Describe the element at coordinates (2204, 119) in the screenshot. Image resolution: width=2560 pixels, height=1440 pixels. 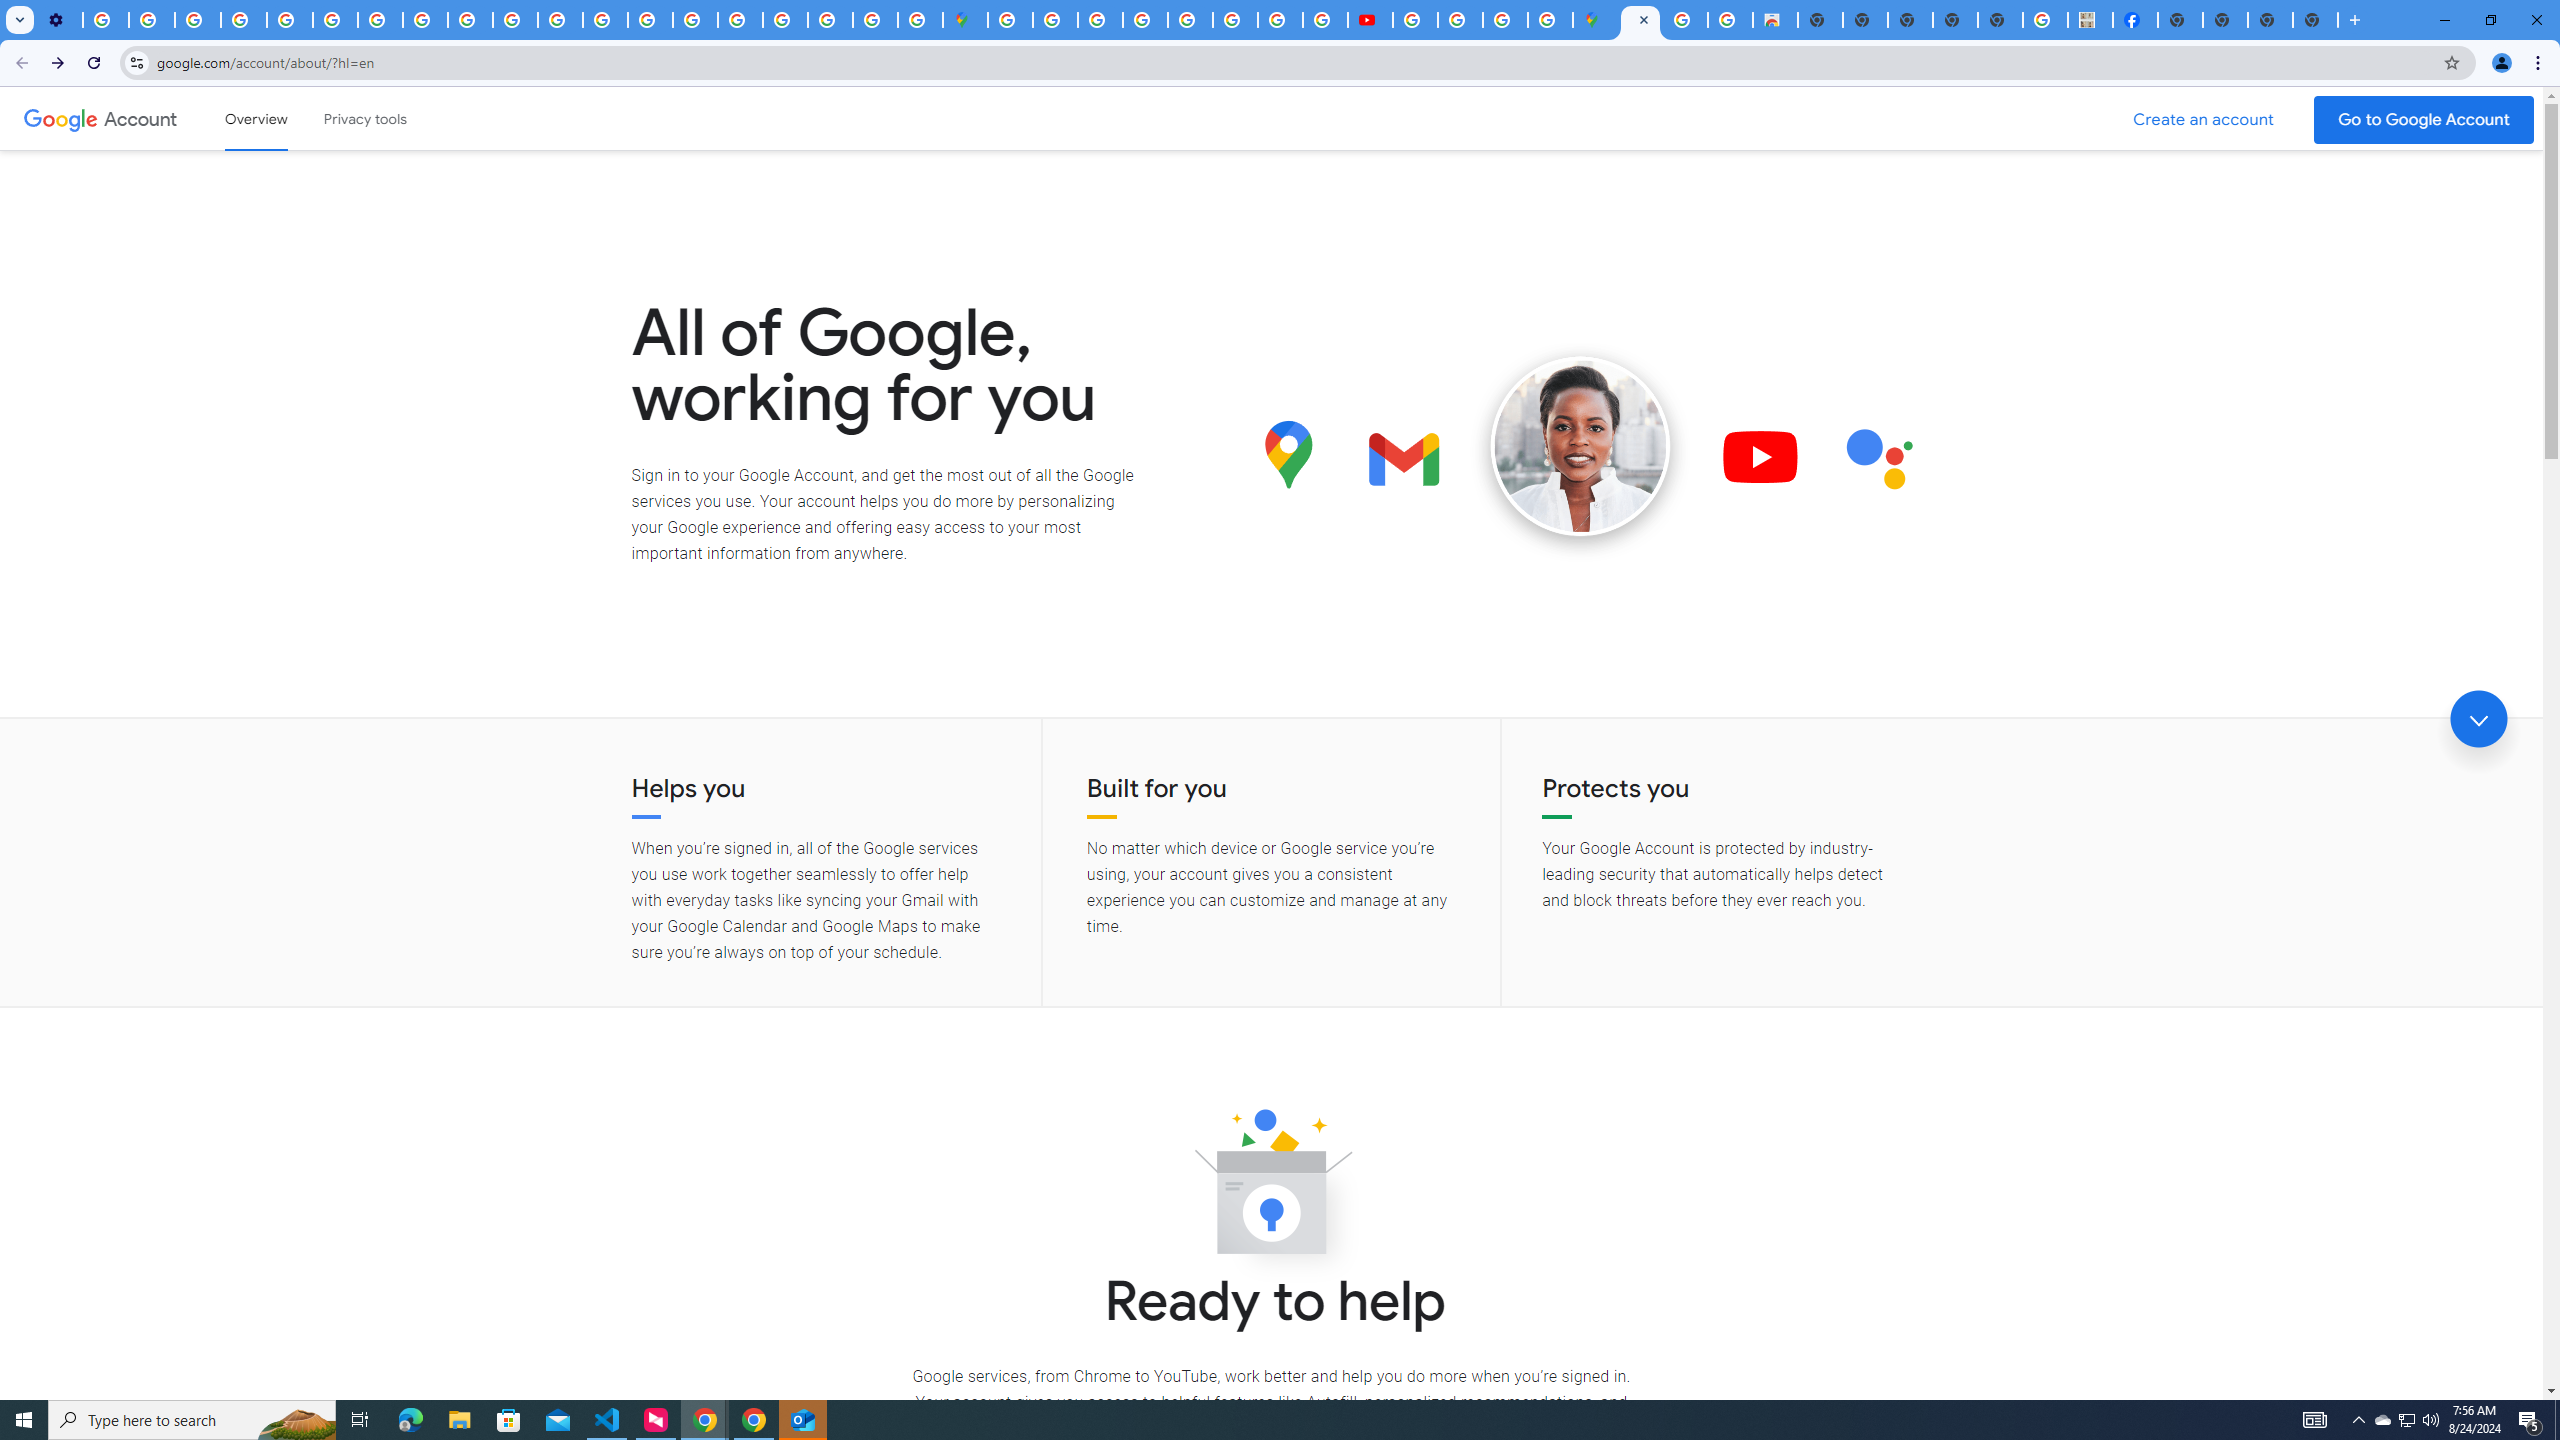
I see `'Create a Google Account'` at that location.